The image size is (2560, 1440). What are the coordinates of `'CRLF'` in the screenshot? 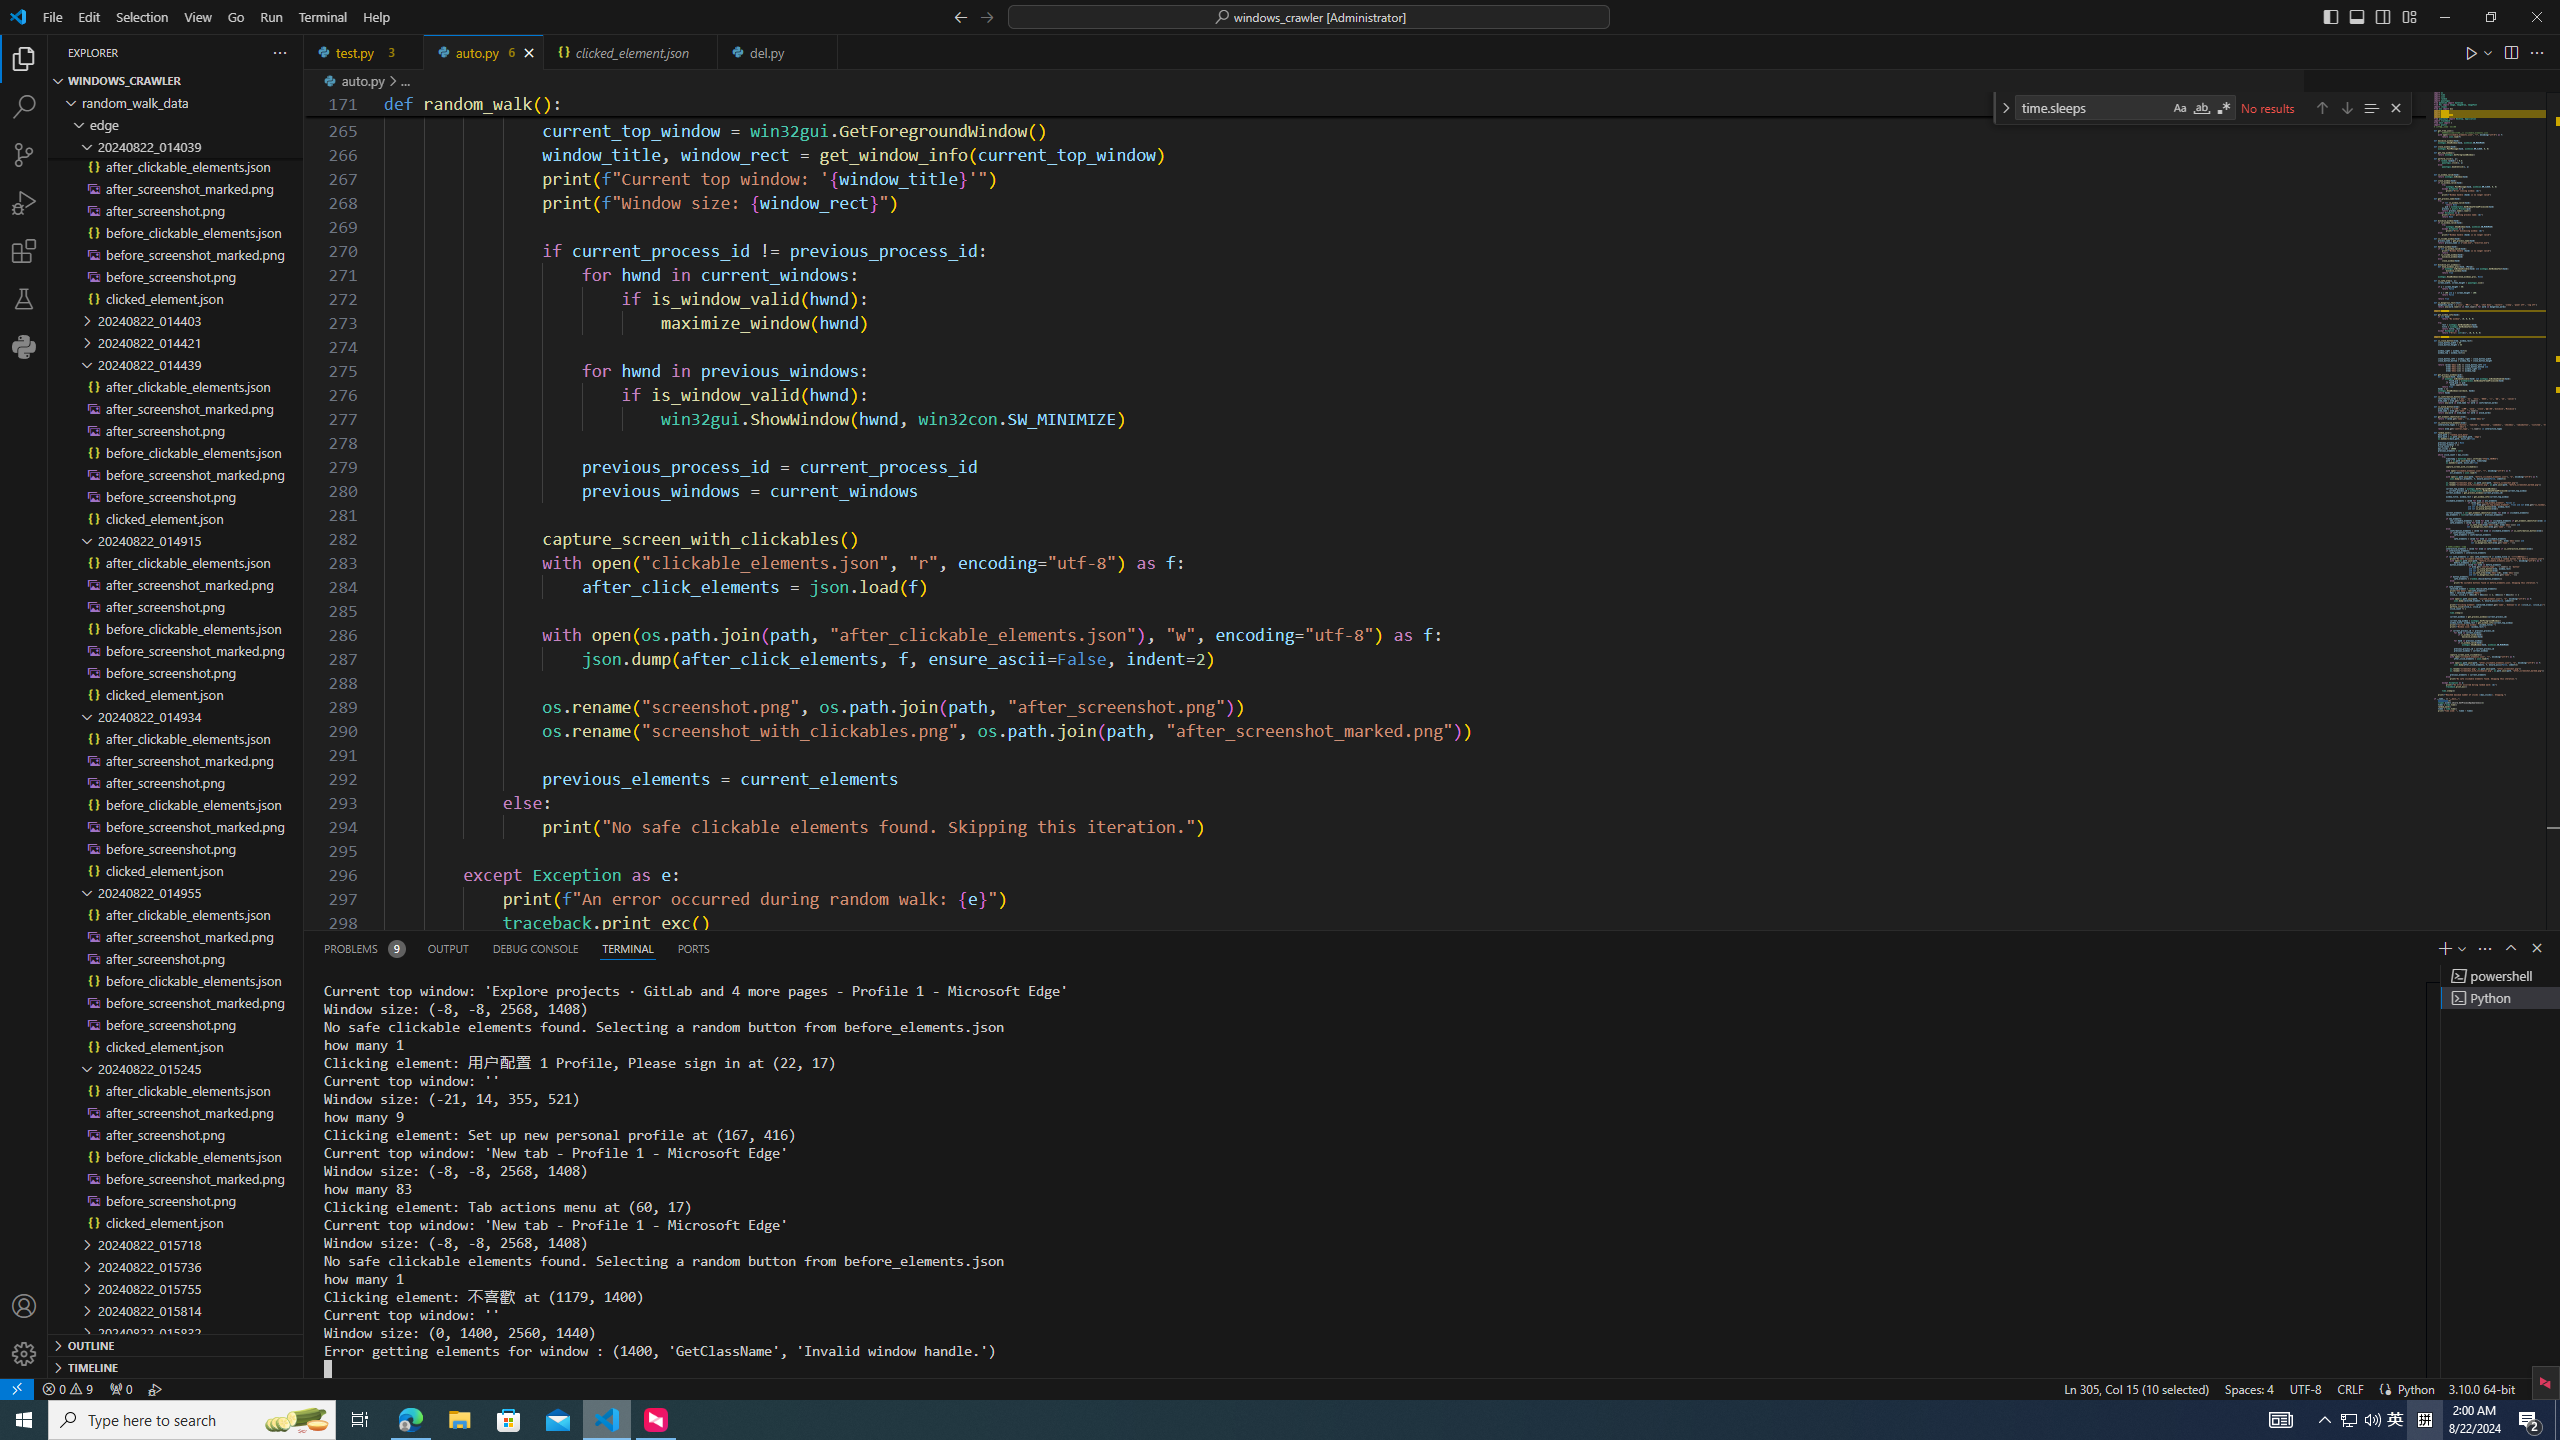 It's located at (2349, 1387).